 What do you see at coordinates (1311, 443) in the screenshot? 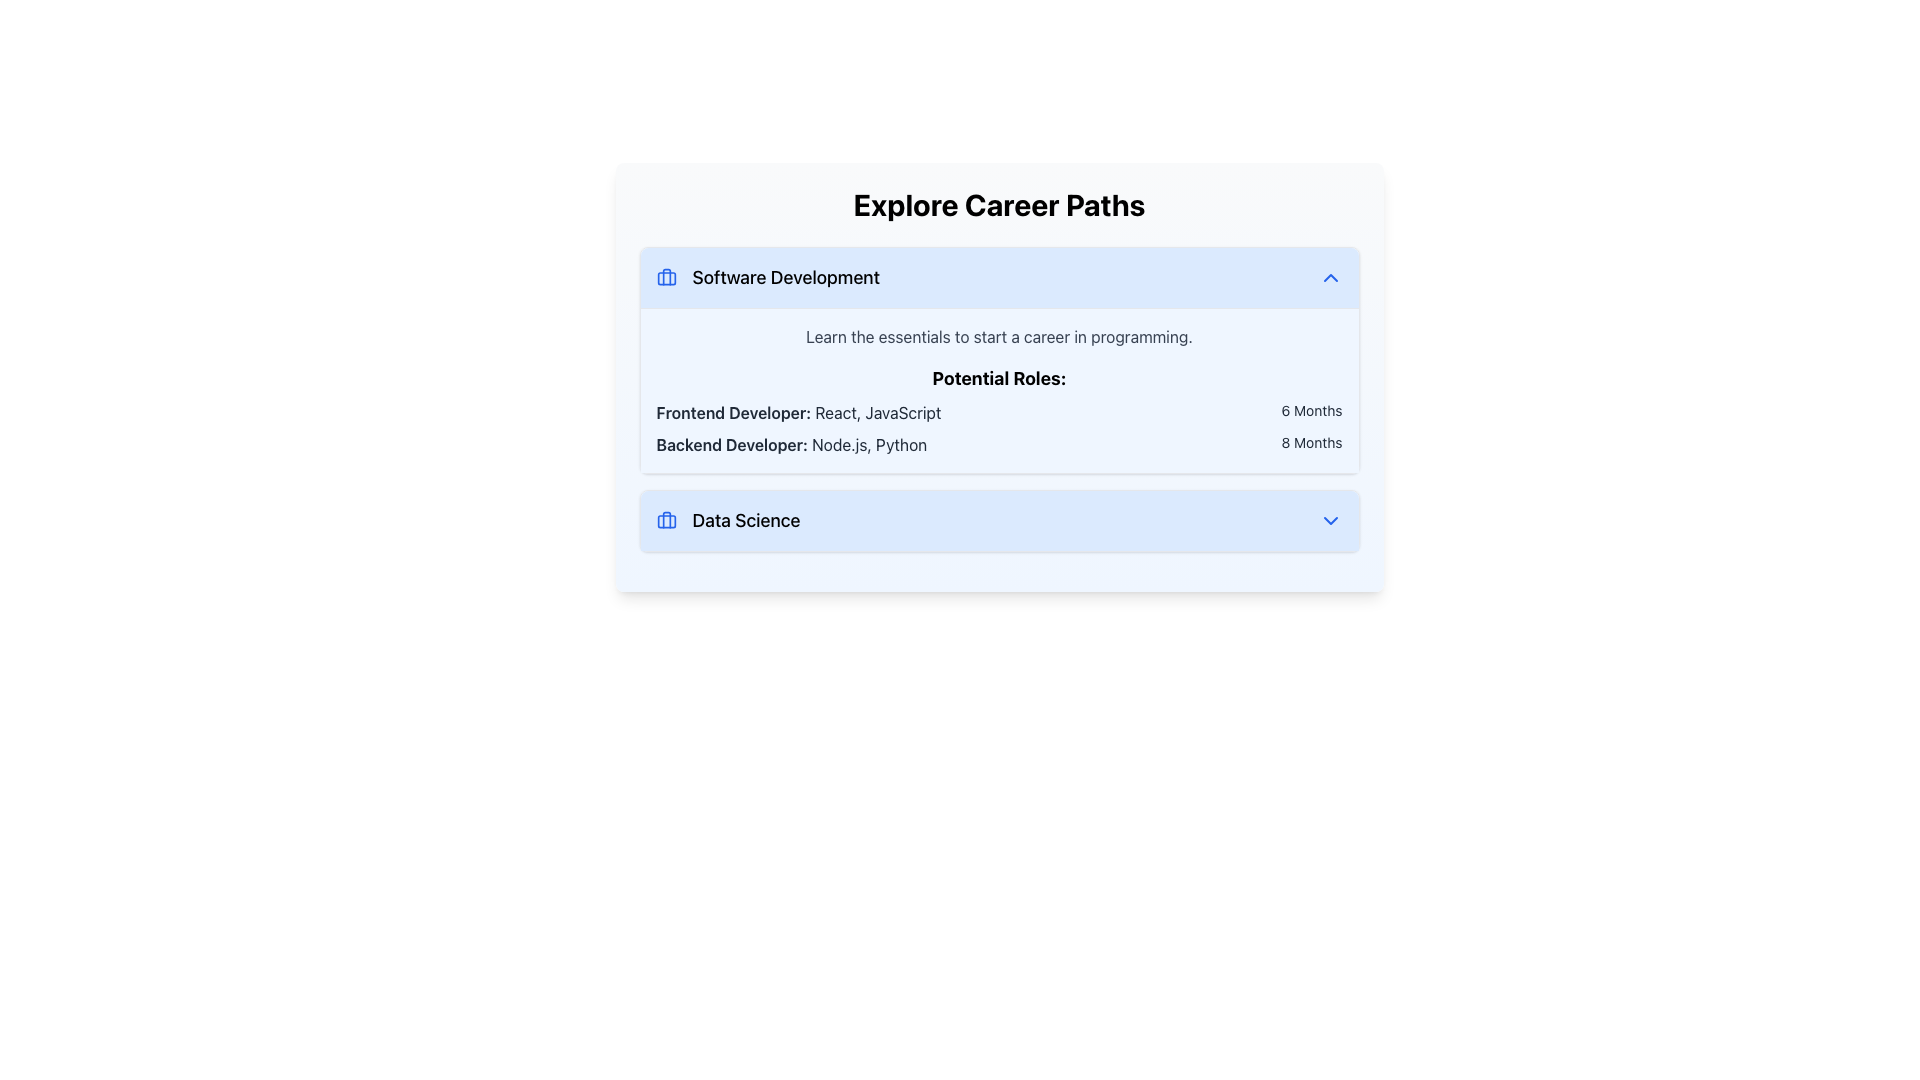
I see `the text label displaying '8 Months', which is styled in italic and smaller font, located at the bottom right of the 'Software Development' section, aligned with the 'Backend Developer' descriptions` at bounding box center [1311, 443].